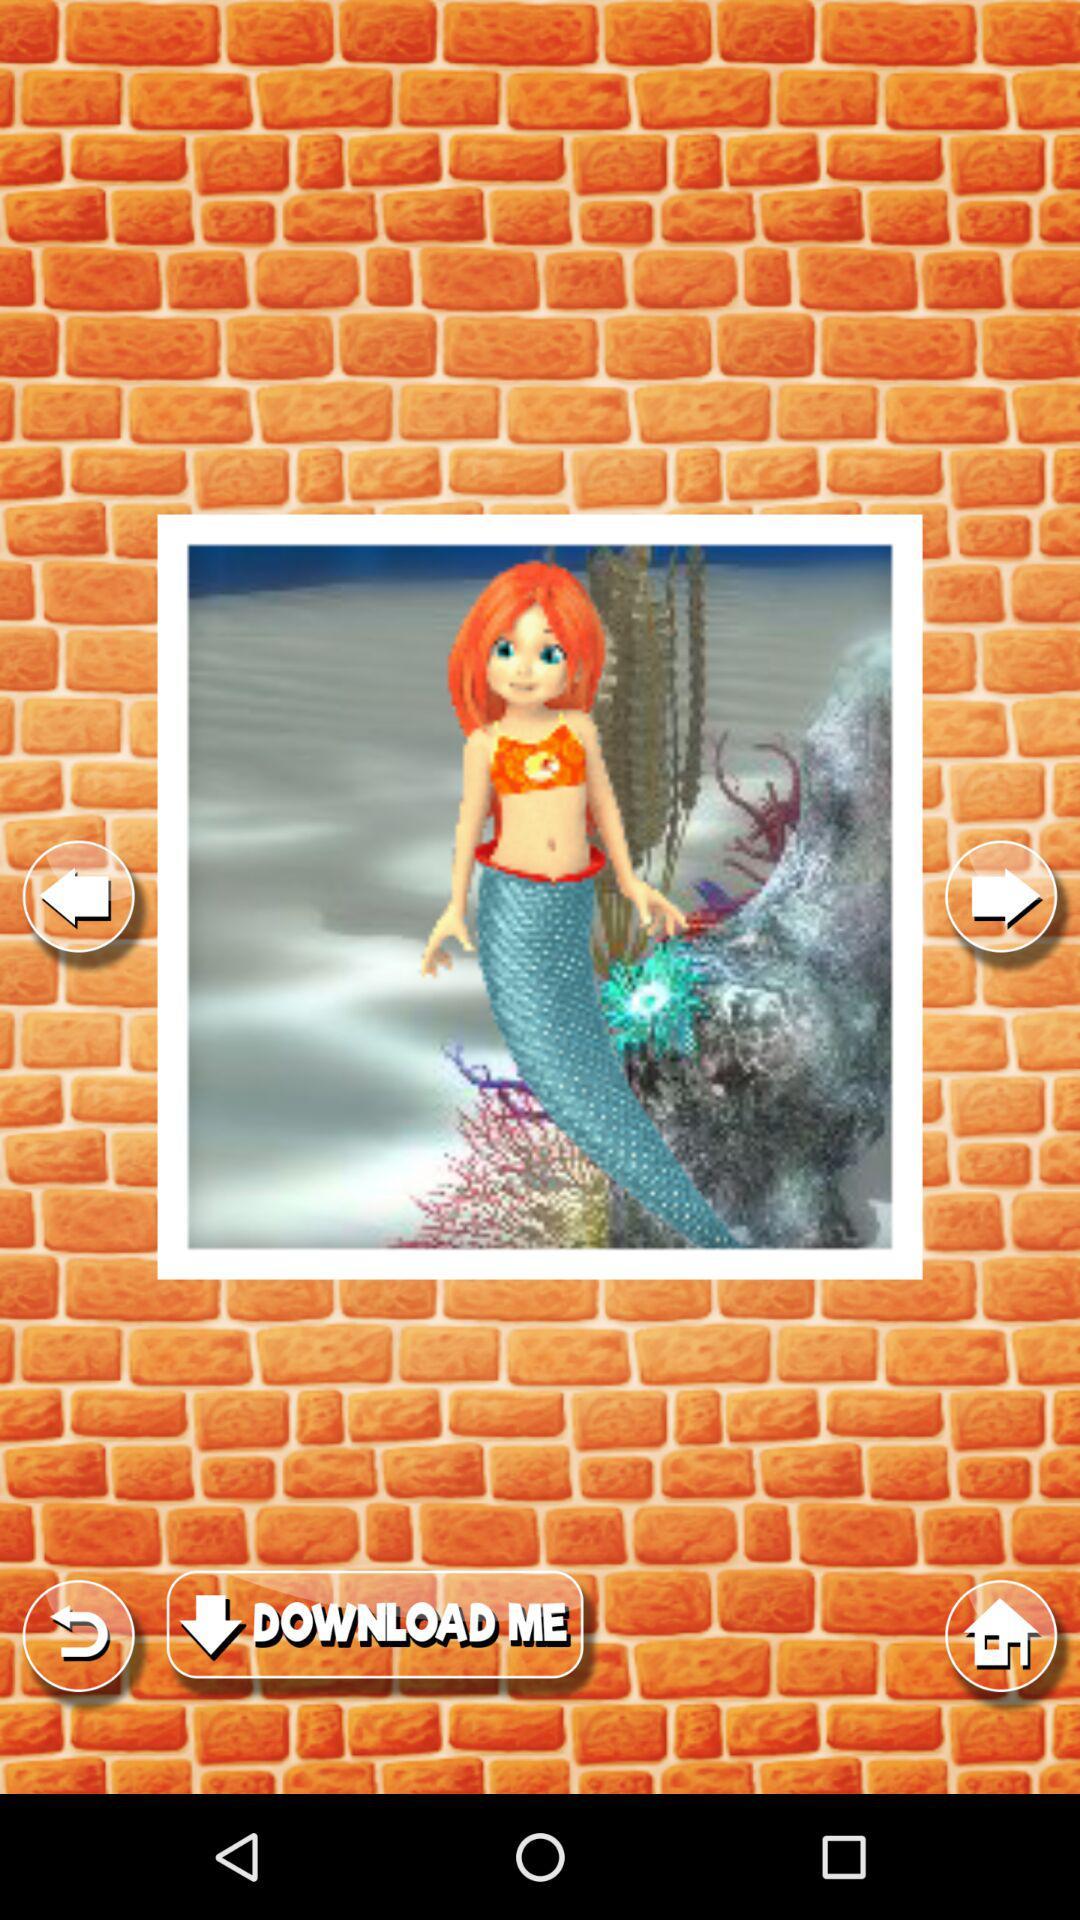 This screenshot has height=1920, width=1080. What do you see at coordinates (384, 1636) in the screenshot?
I see `download content` at bounding box center [384, 1636].